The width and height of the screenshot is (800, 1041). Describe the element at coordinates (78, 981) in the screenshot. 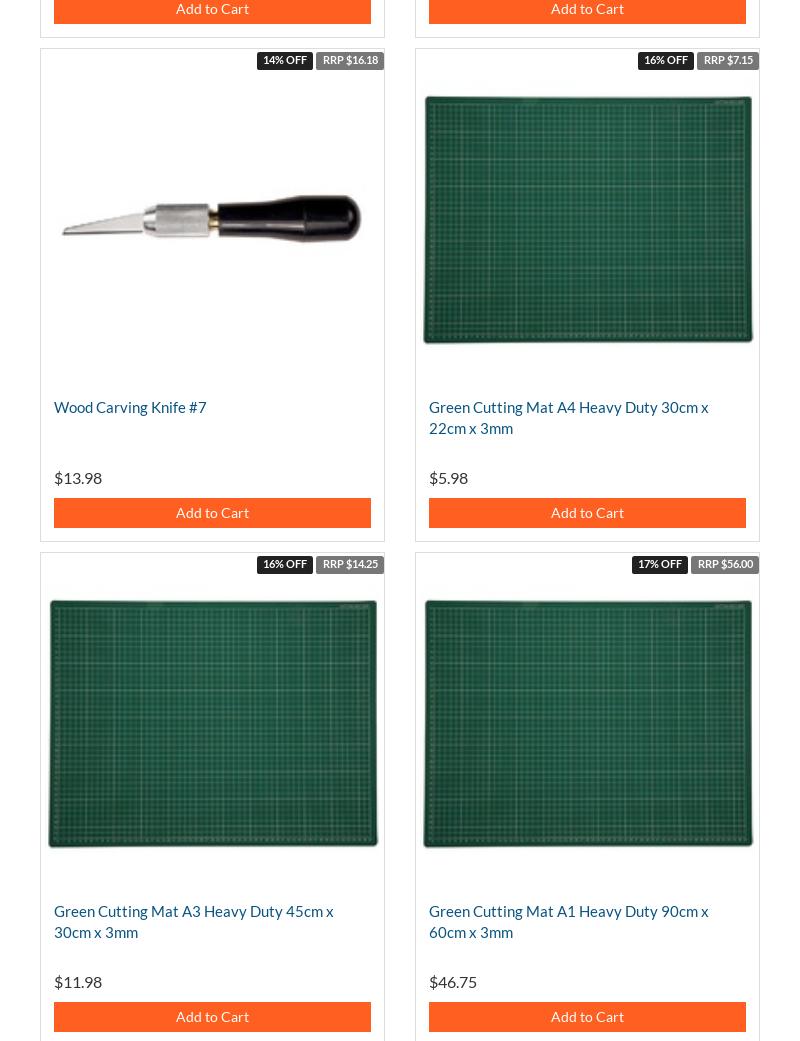

I see `'$11.98'` at that location.